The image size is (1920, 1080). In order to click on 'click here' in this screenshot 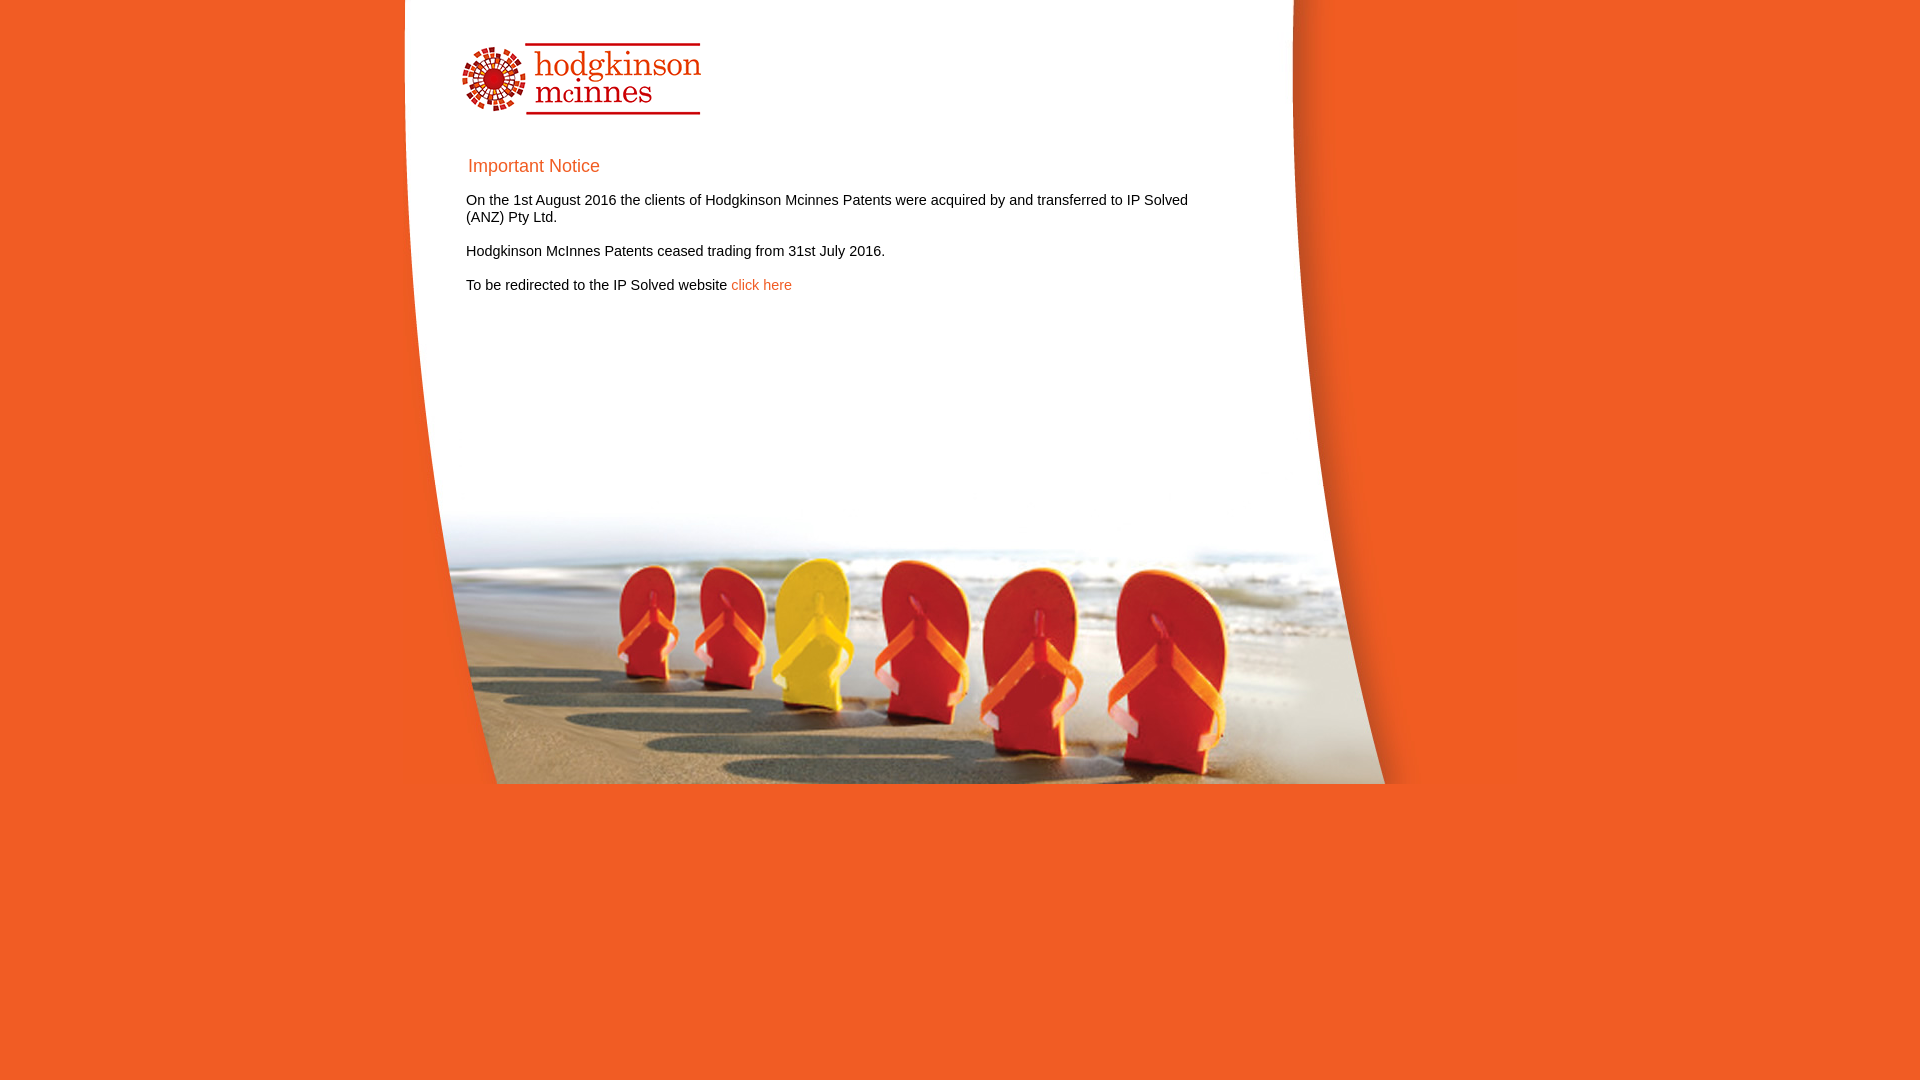, I will do `click(760, 285)`.